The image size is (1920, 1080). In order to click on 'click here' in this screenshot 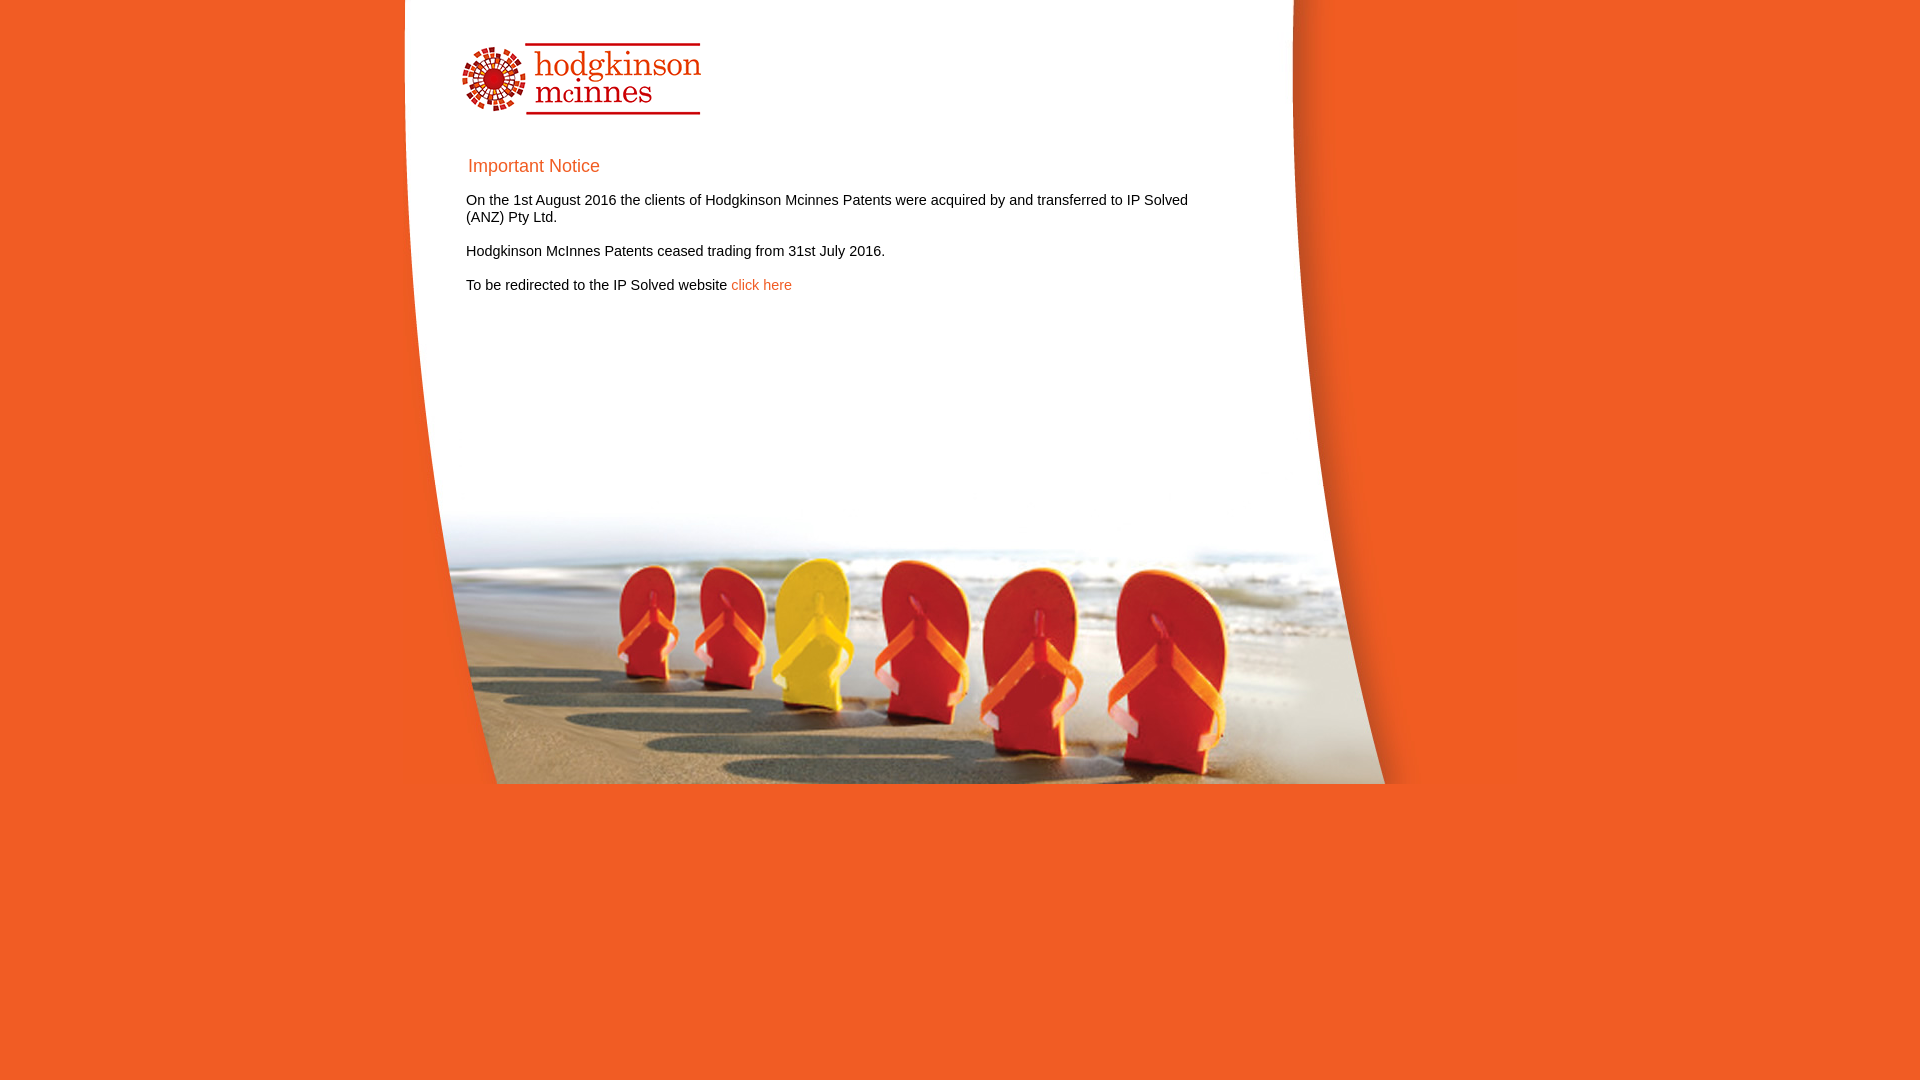, I will do `click(760, 285)`.